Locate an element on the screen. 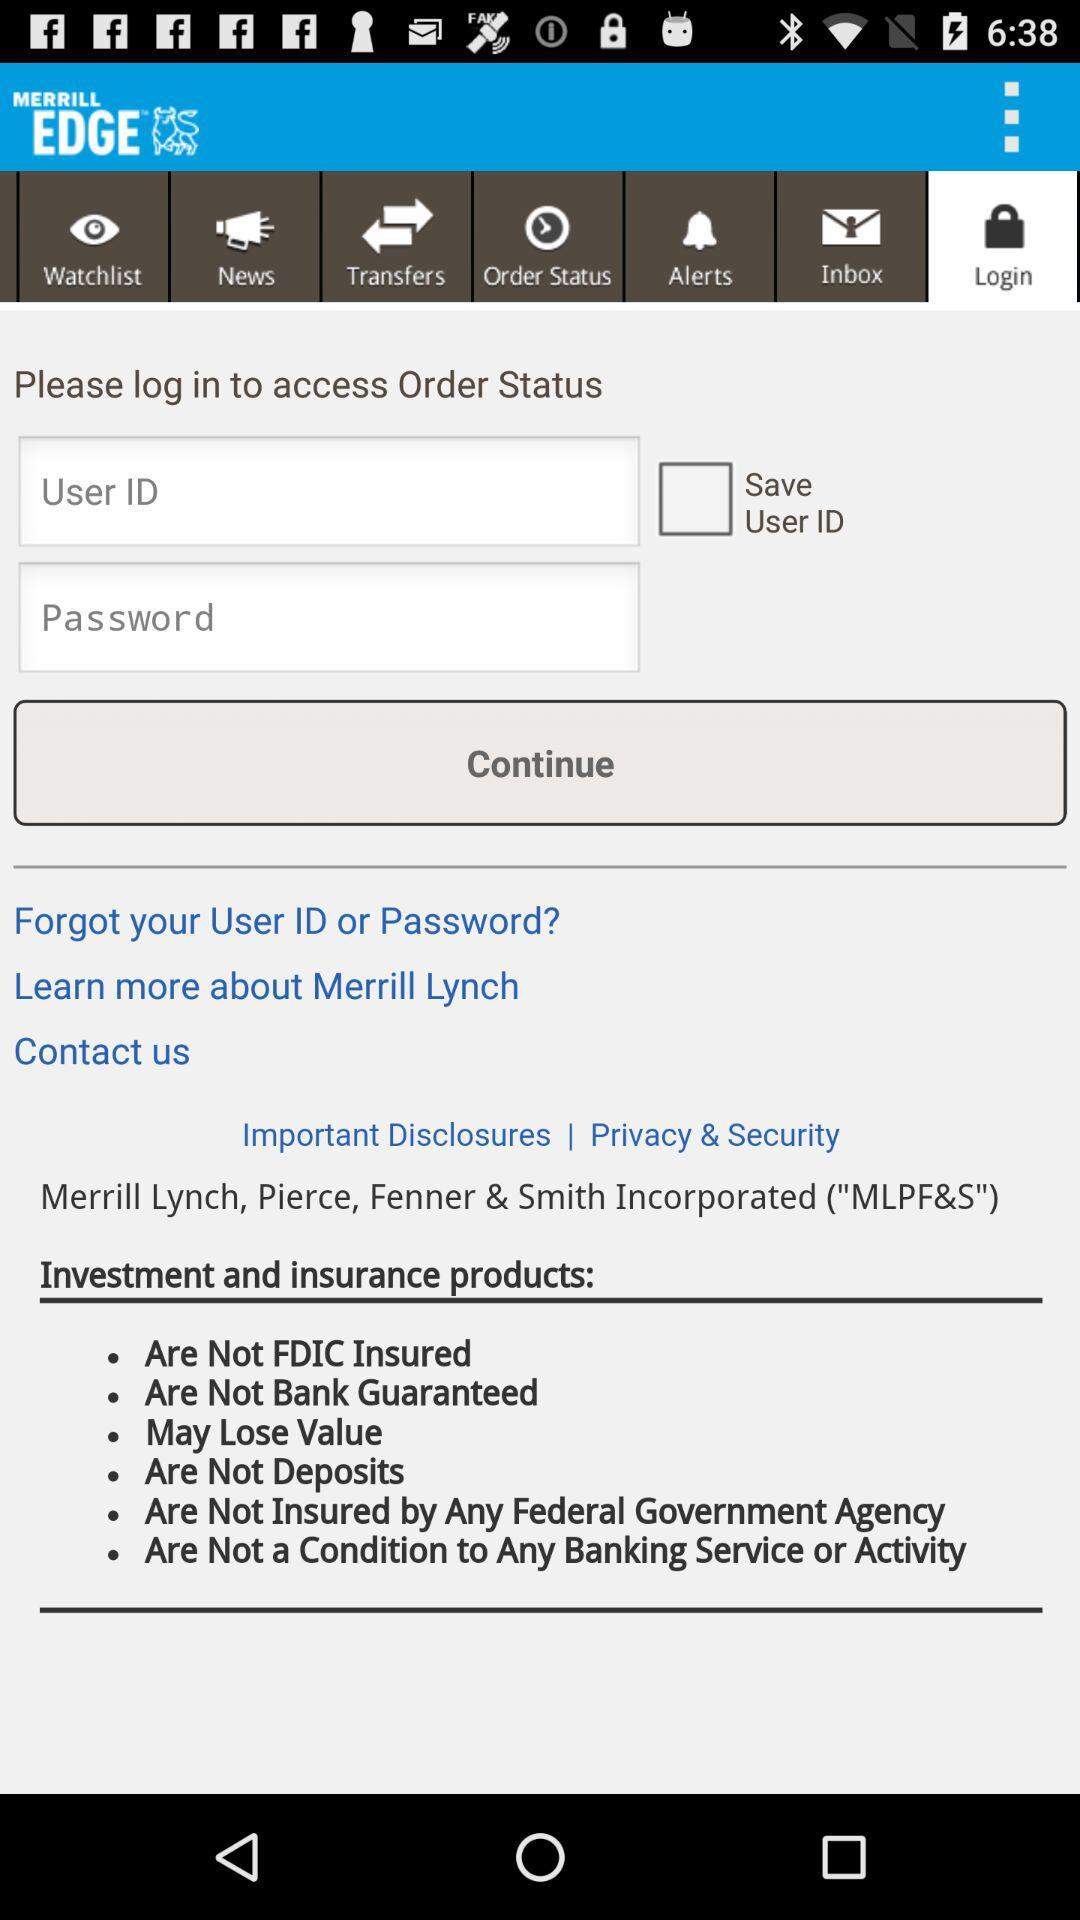 The image size is (1080, 1920). the time icon is located at coordinates (548, 252).